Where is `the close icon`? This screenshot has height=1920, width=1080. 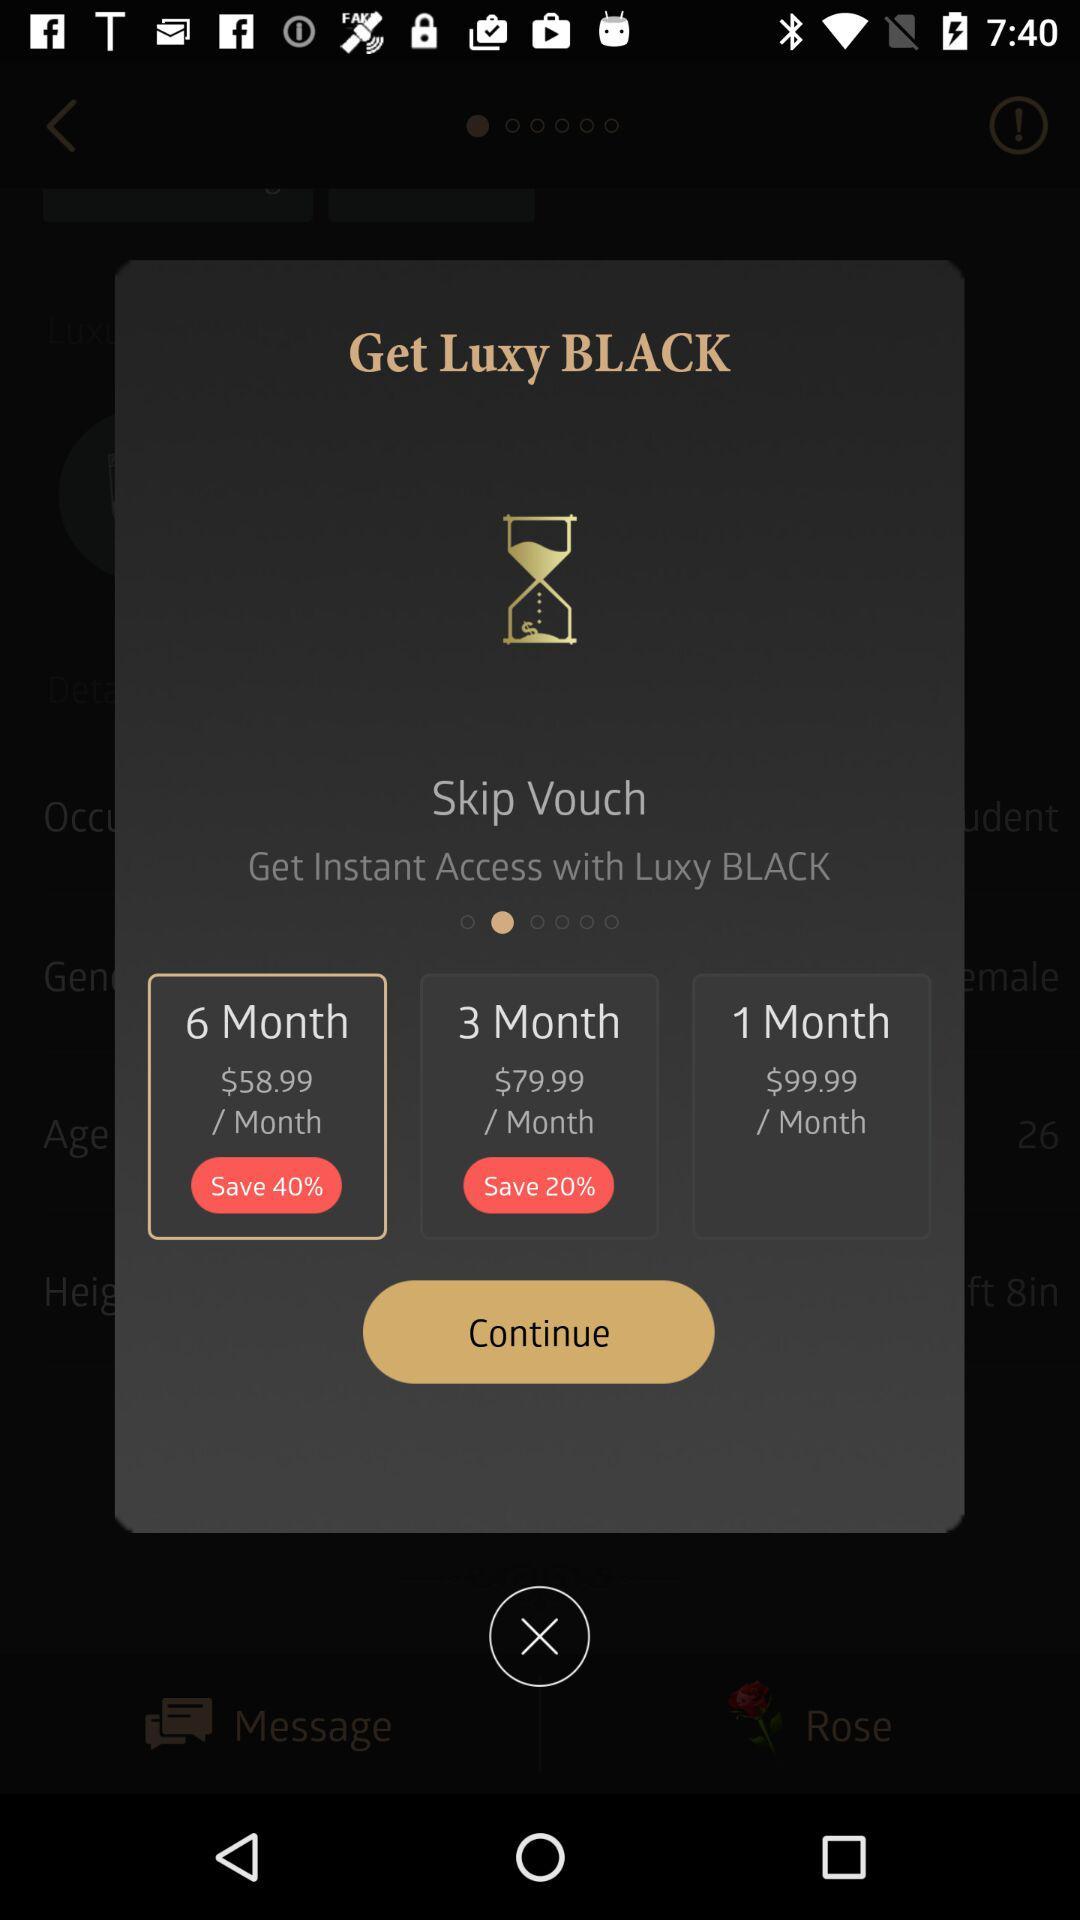 the close icon is located at coordinates (538, 1636).